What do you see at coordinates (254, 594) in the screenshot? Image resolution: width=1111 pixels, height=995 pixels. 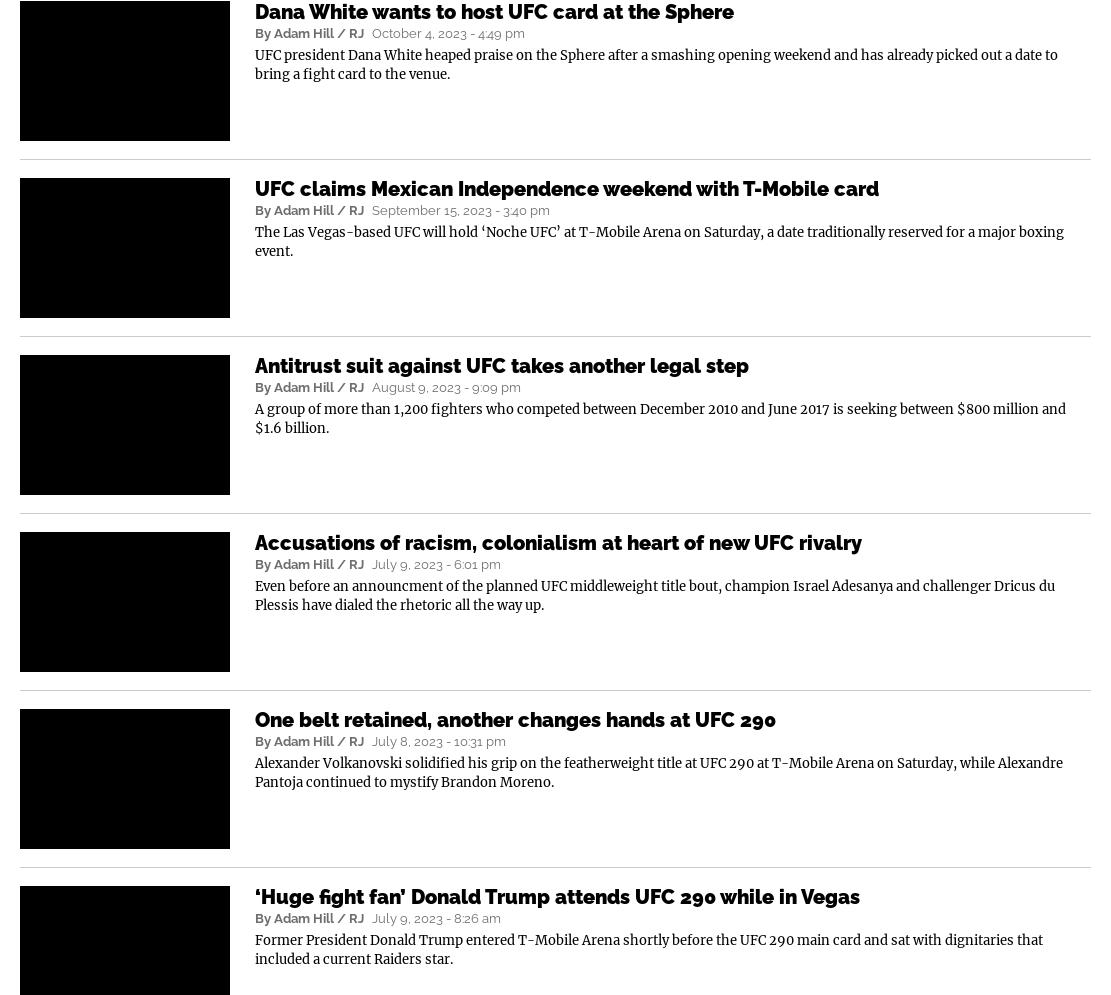 I see `'Even before an announcment of the planned UFC middleweight title bout, champion Israel Adesanya and challenger Dricus du Plessis have dialed the rhetoric all the way up.'` at bounding box center [254, 594].